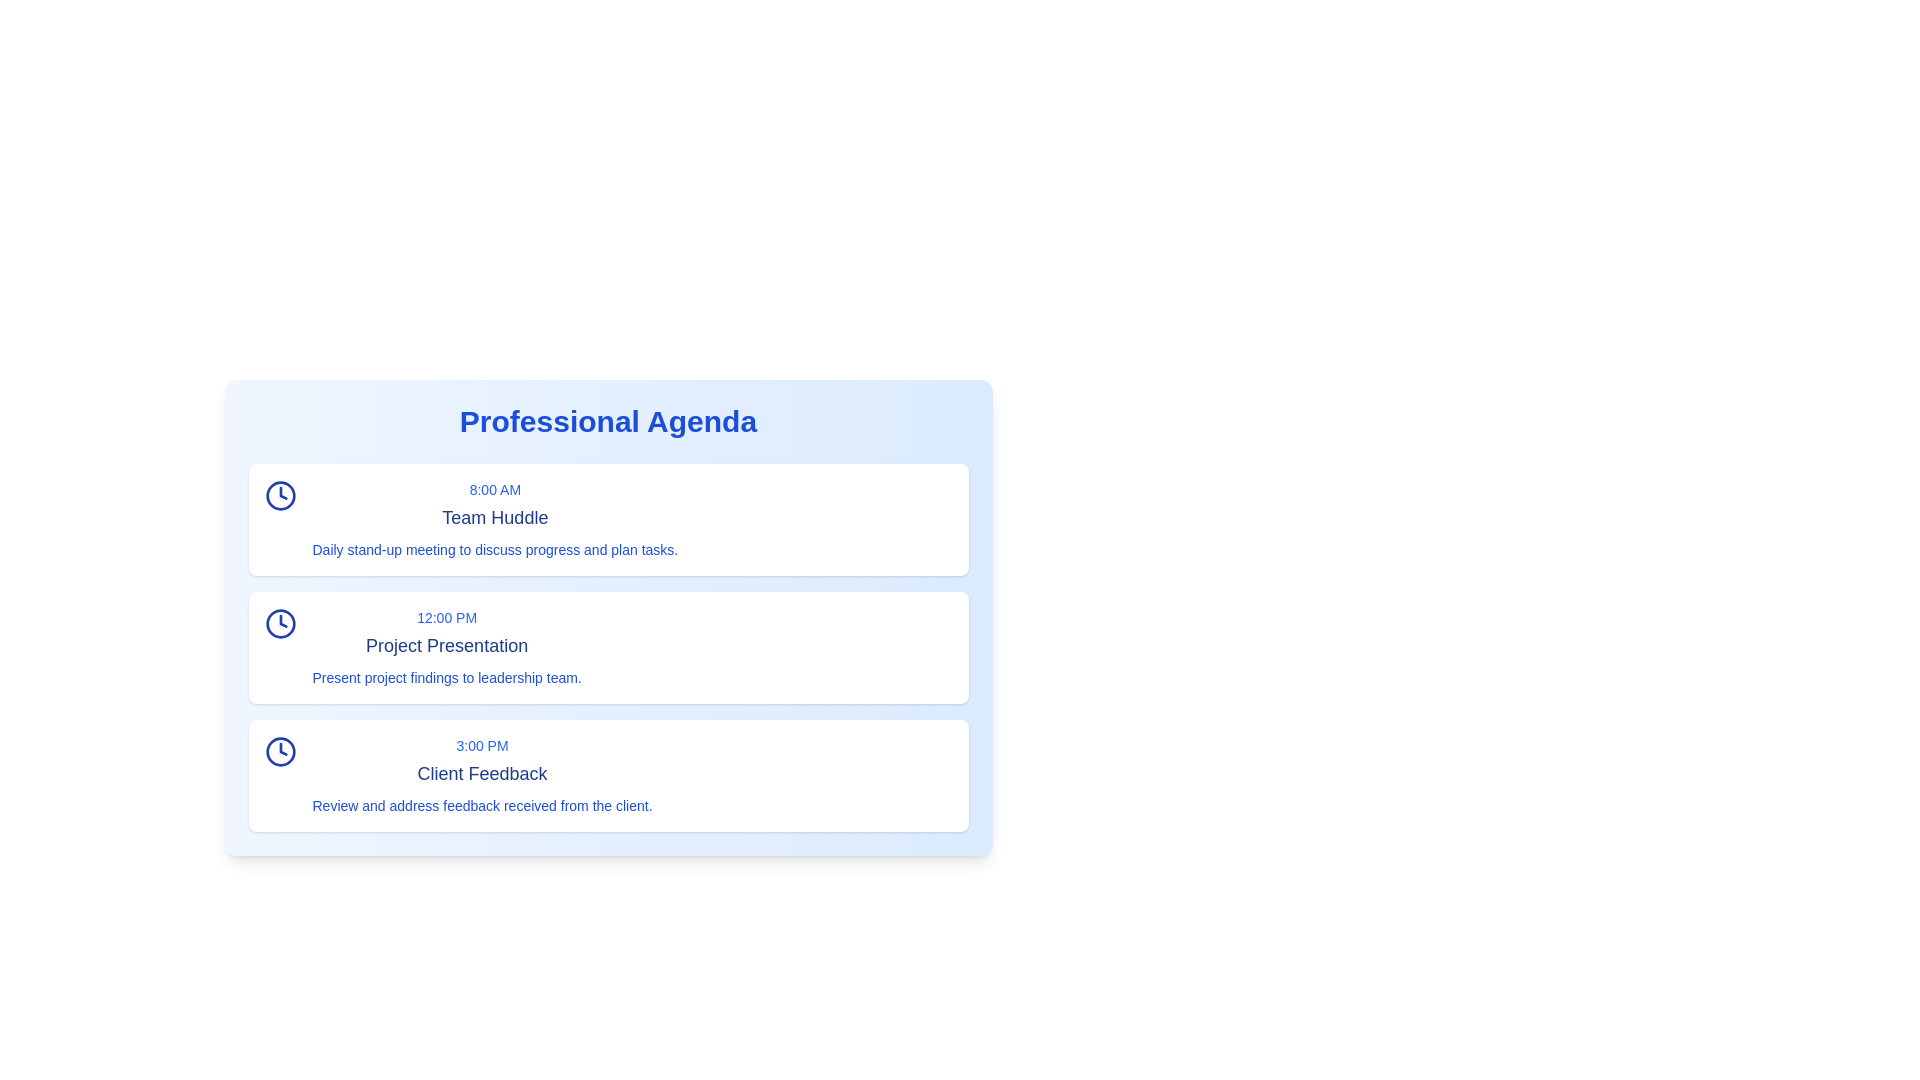  I want to click on the SVG Circle that represents the clock face, located at the center of the clock icon, which is positioned to the left of the '3:00 PM Client Feedback' event in the agenda interface, so click(279, 752).